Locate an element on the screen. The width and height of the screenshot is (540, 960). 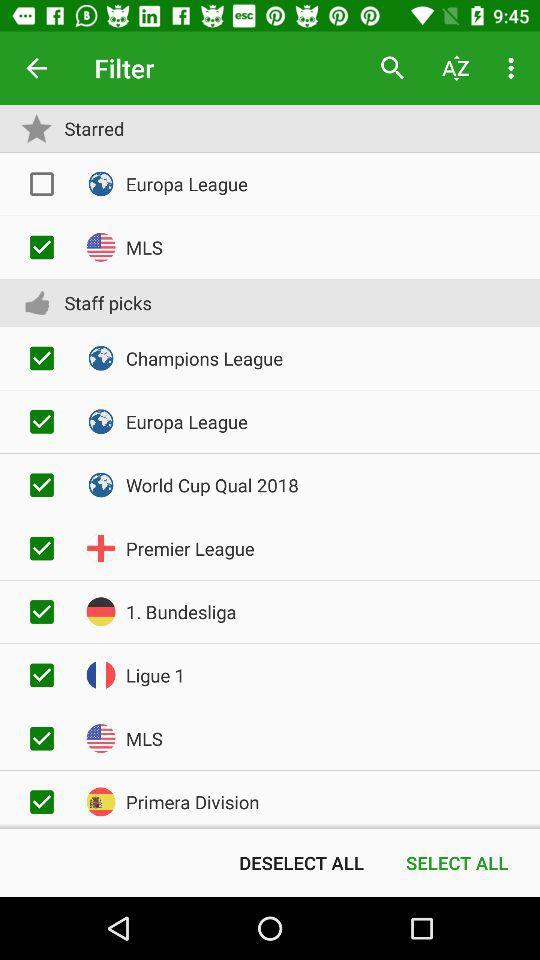
item next to filter icon is located at coordinates (393, 68).